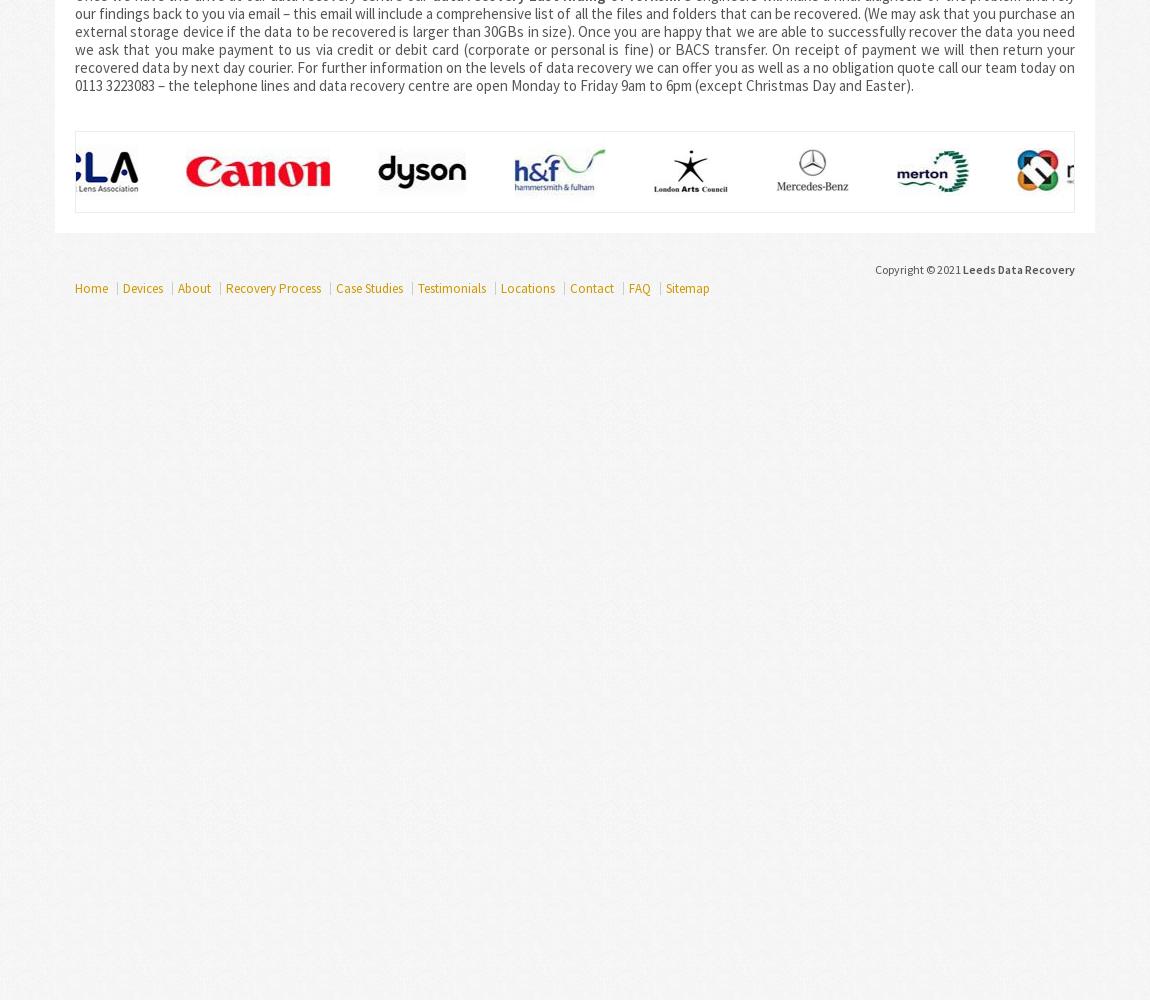 This screenshot has height=1000, width=1150. Describe the element at coordinates (664, 288) in the screenshot. I see `'Sitemap'` at that location.